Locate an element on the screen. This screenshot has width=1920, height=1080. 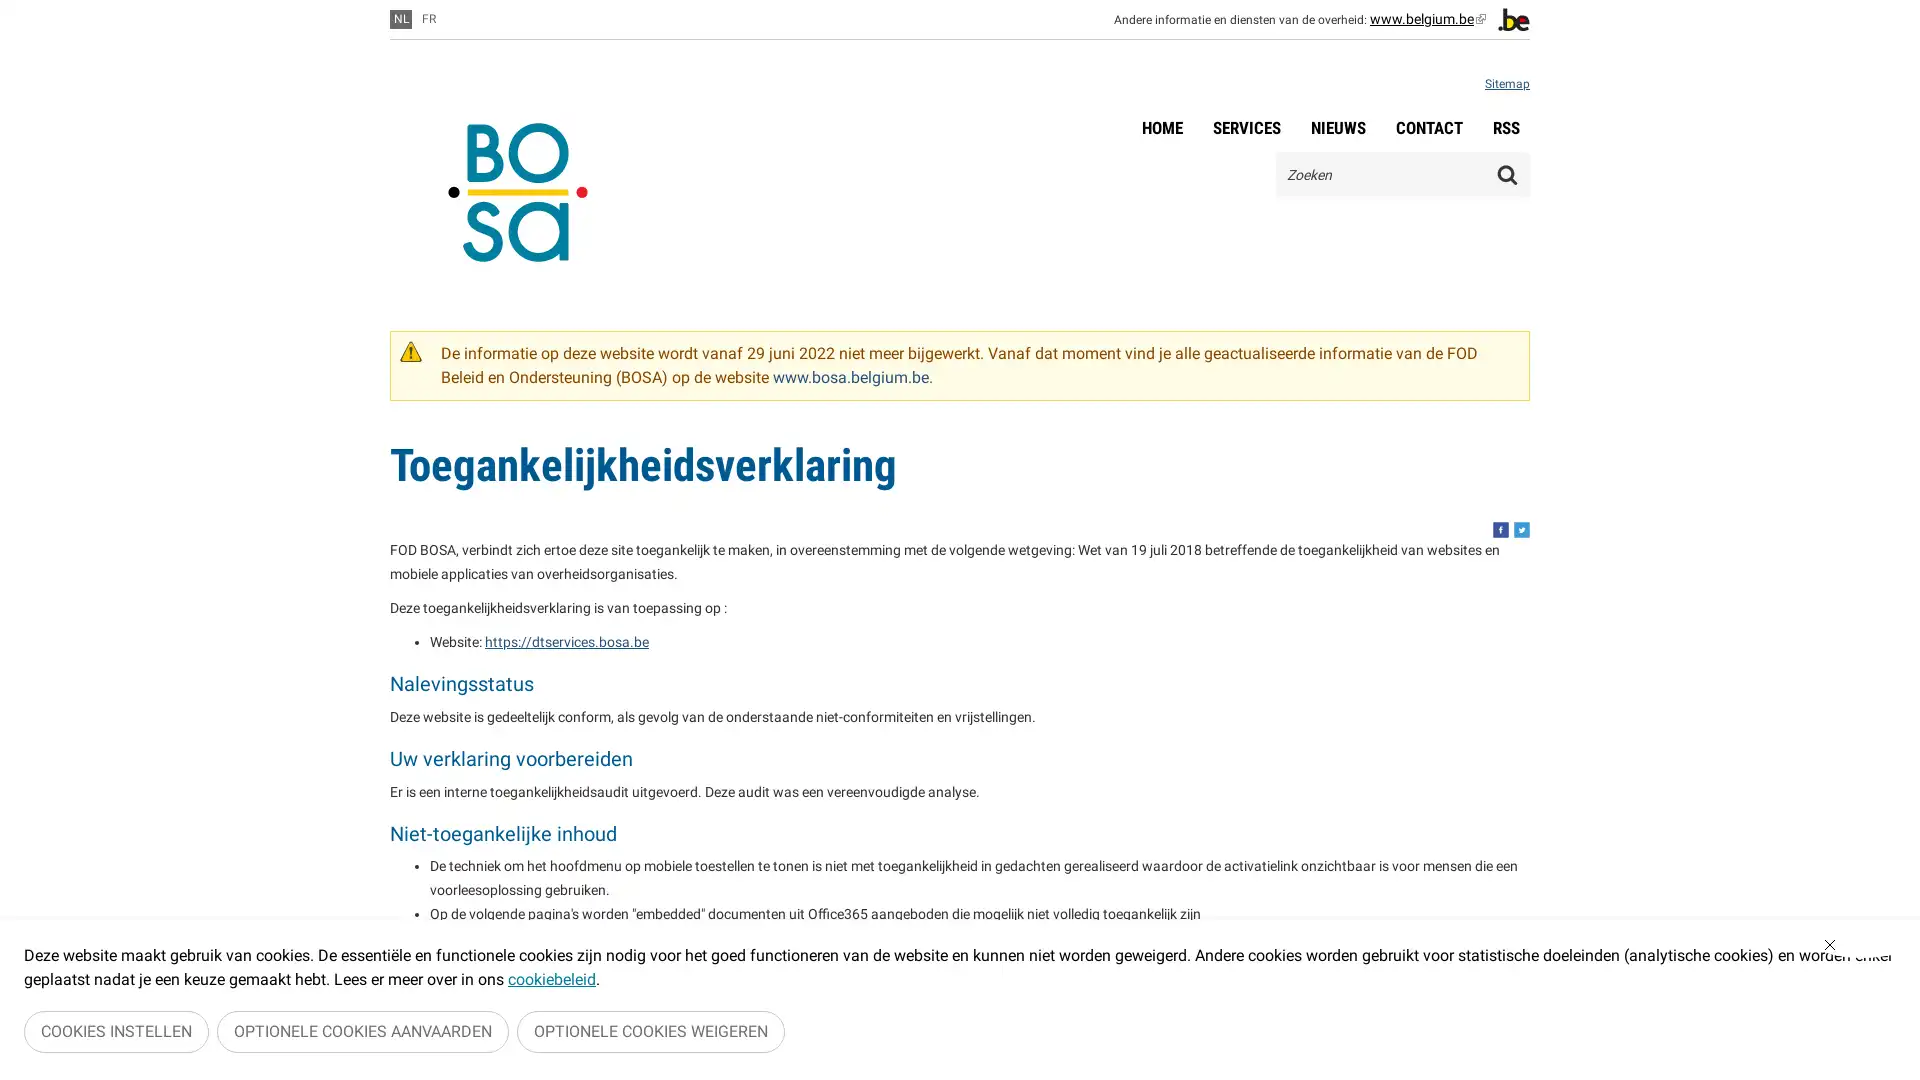
Sluiten is located at coordinates (1861, 950).